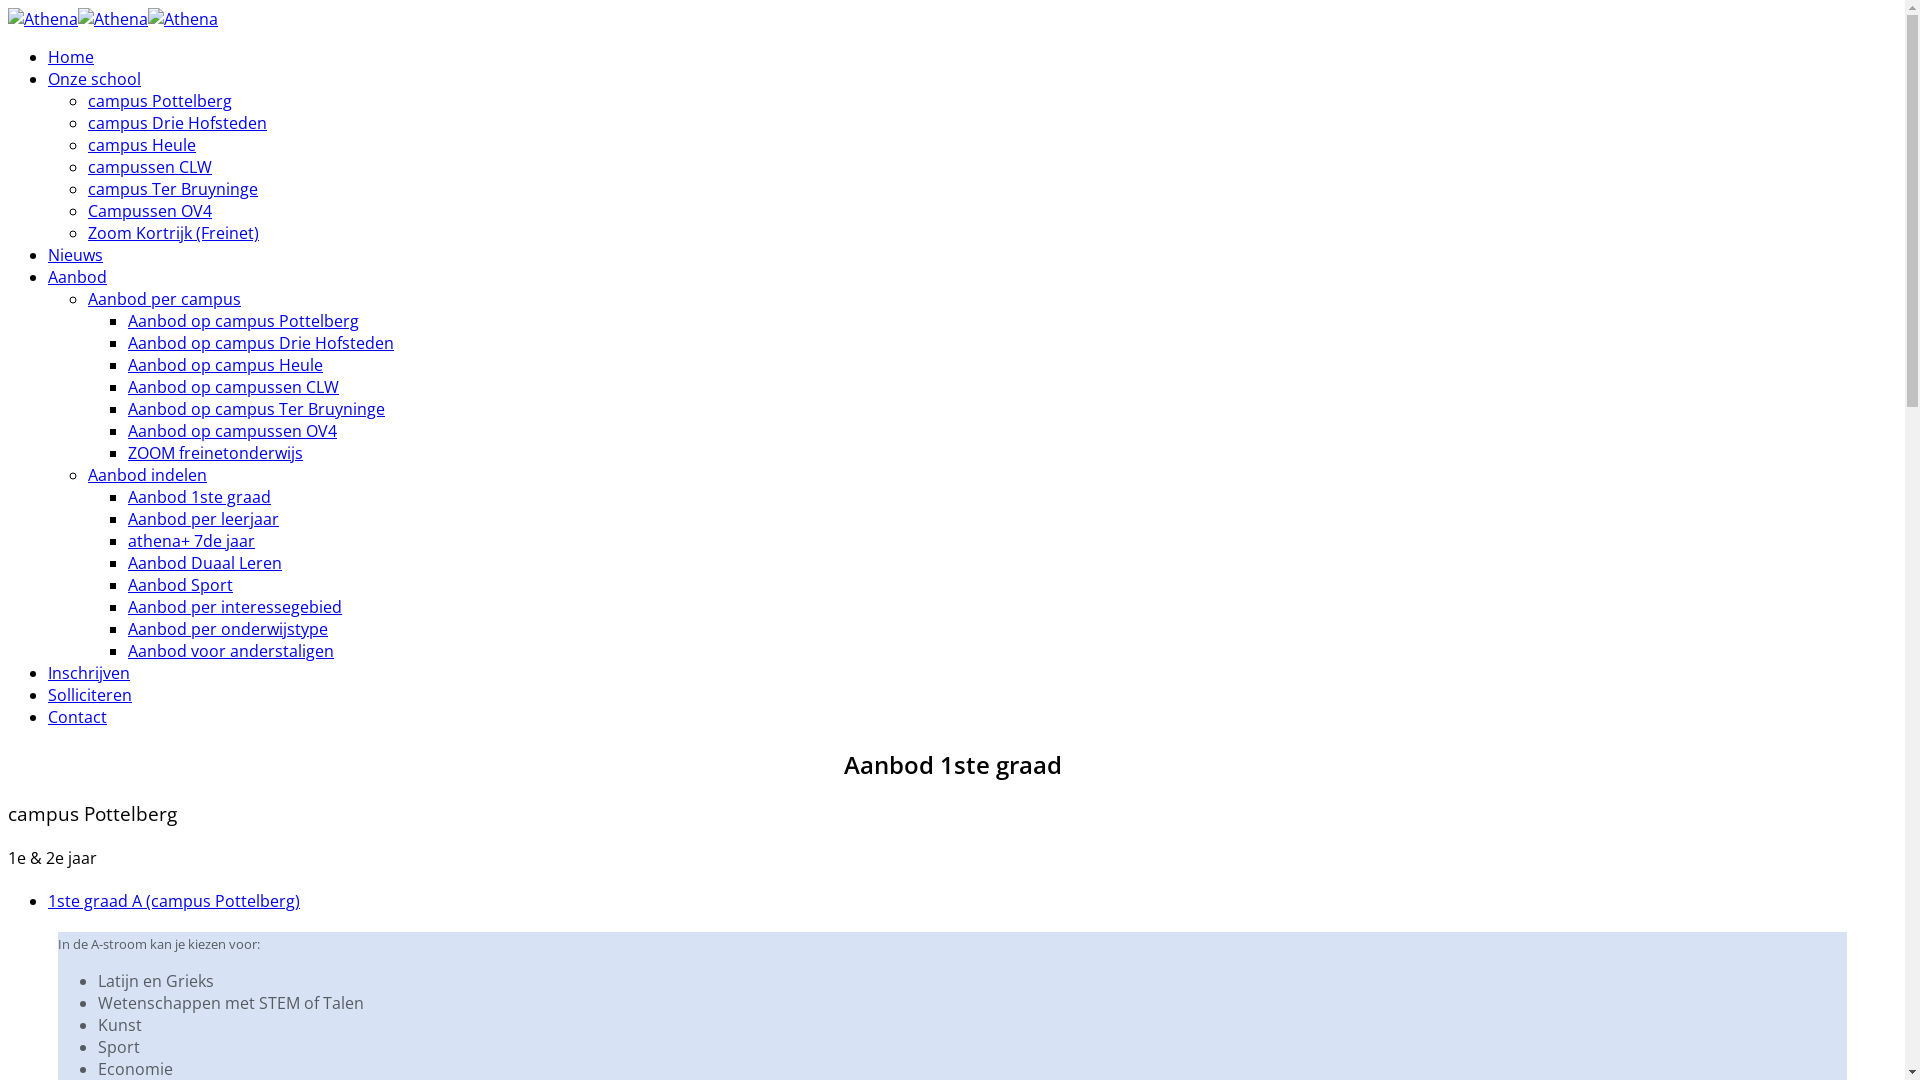  What do you see at coordinates (199, 496) in the screenshot?
I see `'Aanbod 1ste graad'` at bounding box center [199, 496].